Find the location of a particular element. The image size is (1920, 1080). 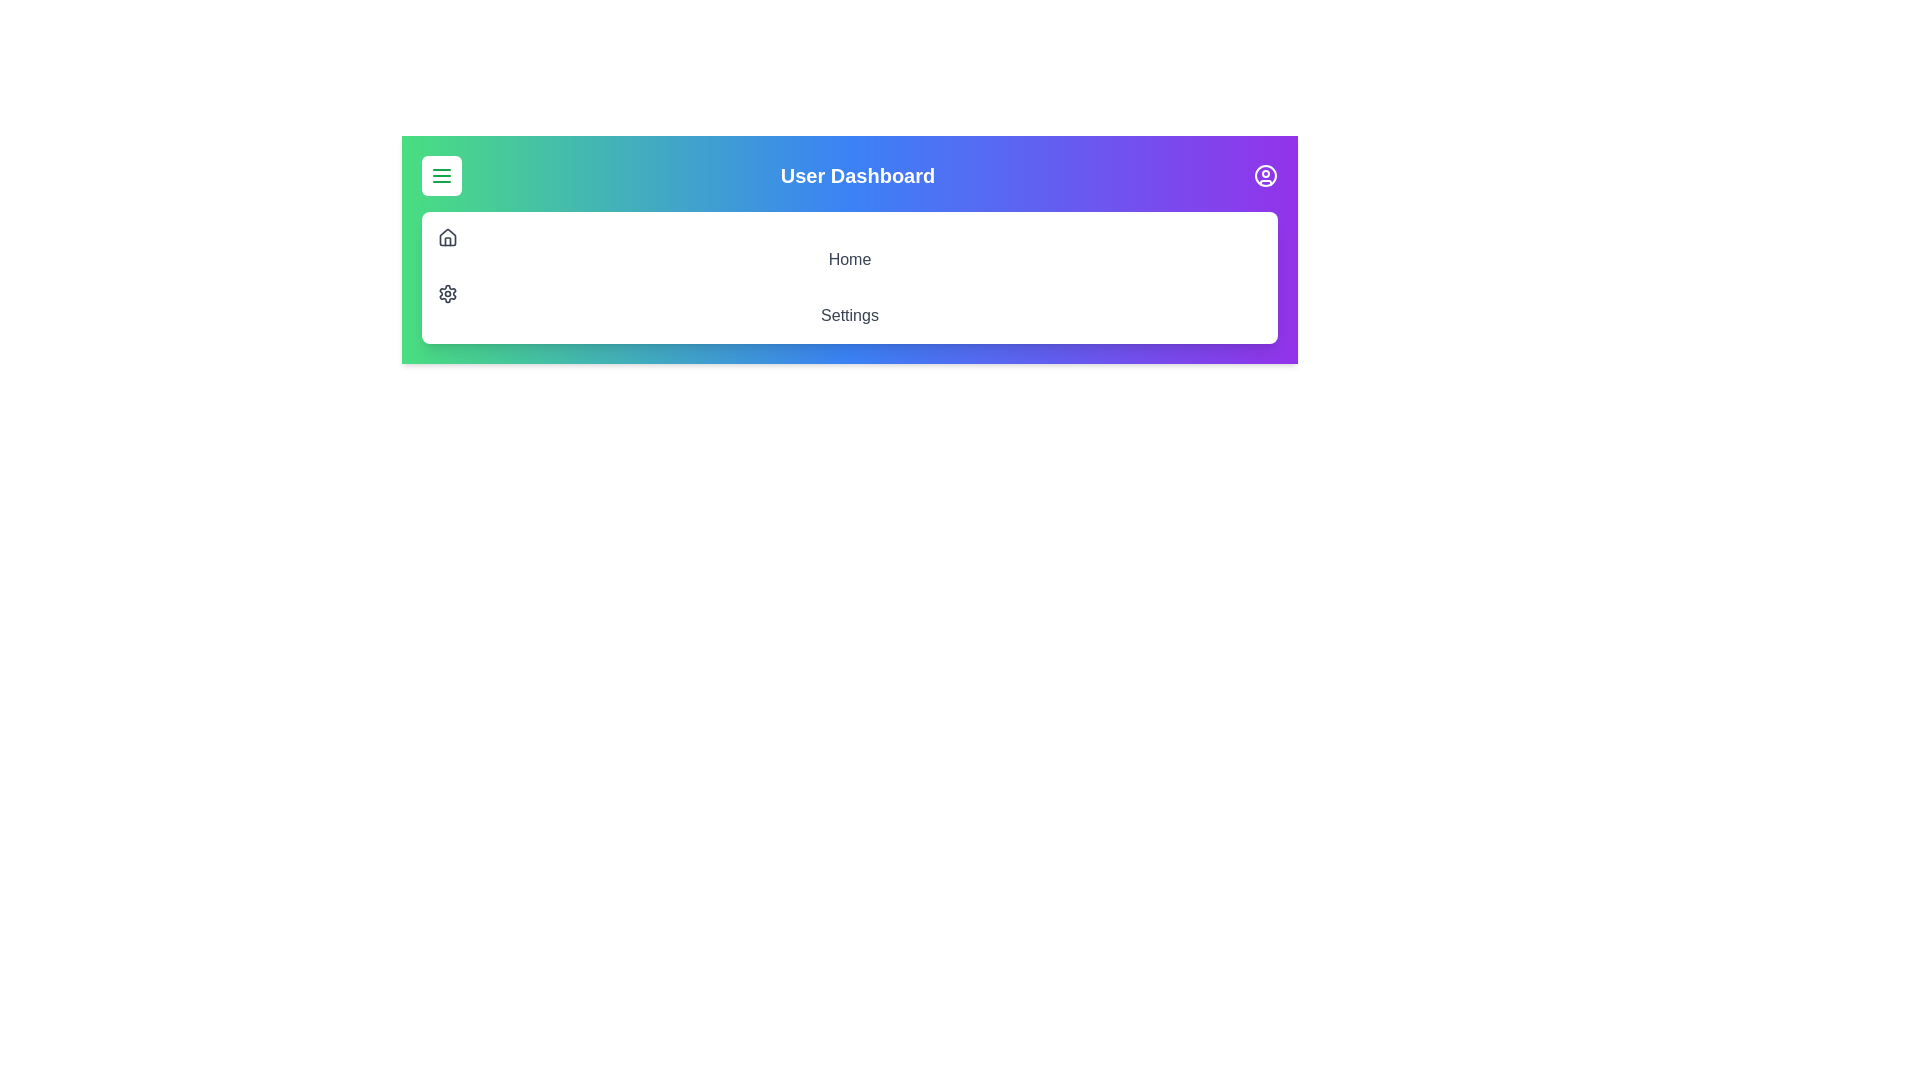

the 'Settings' option in the navigation menu is located at coordinates (446, 293).